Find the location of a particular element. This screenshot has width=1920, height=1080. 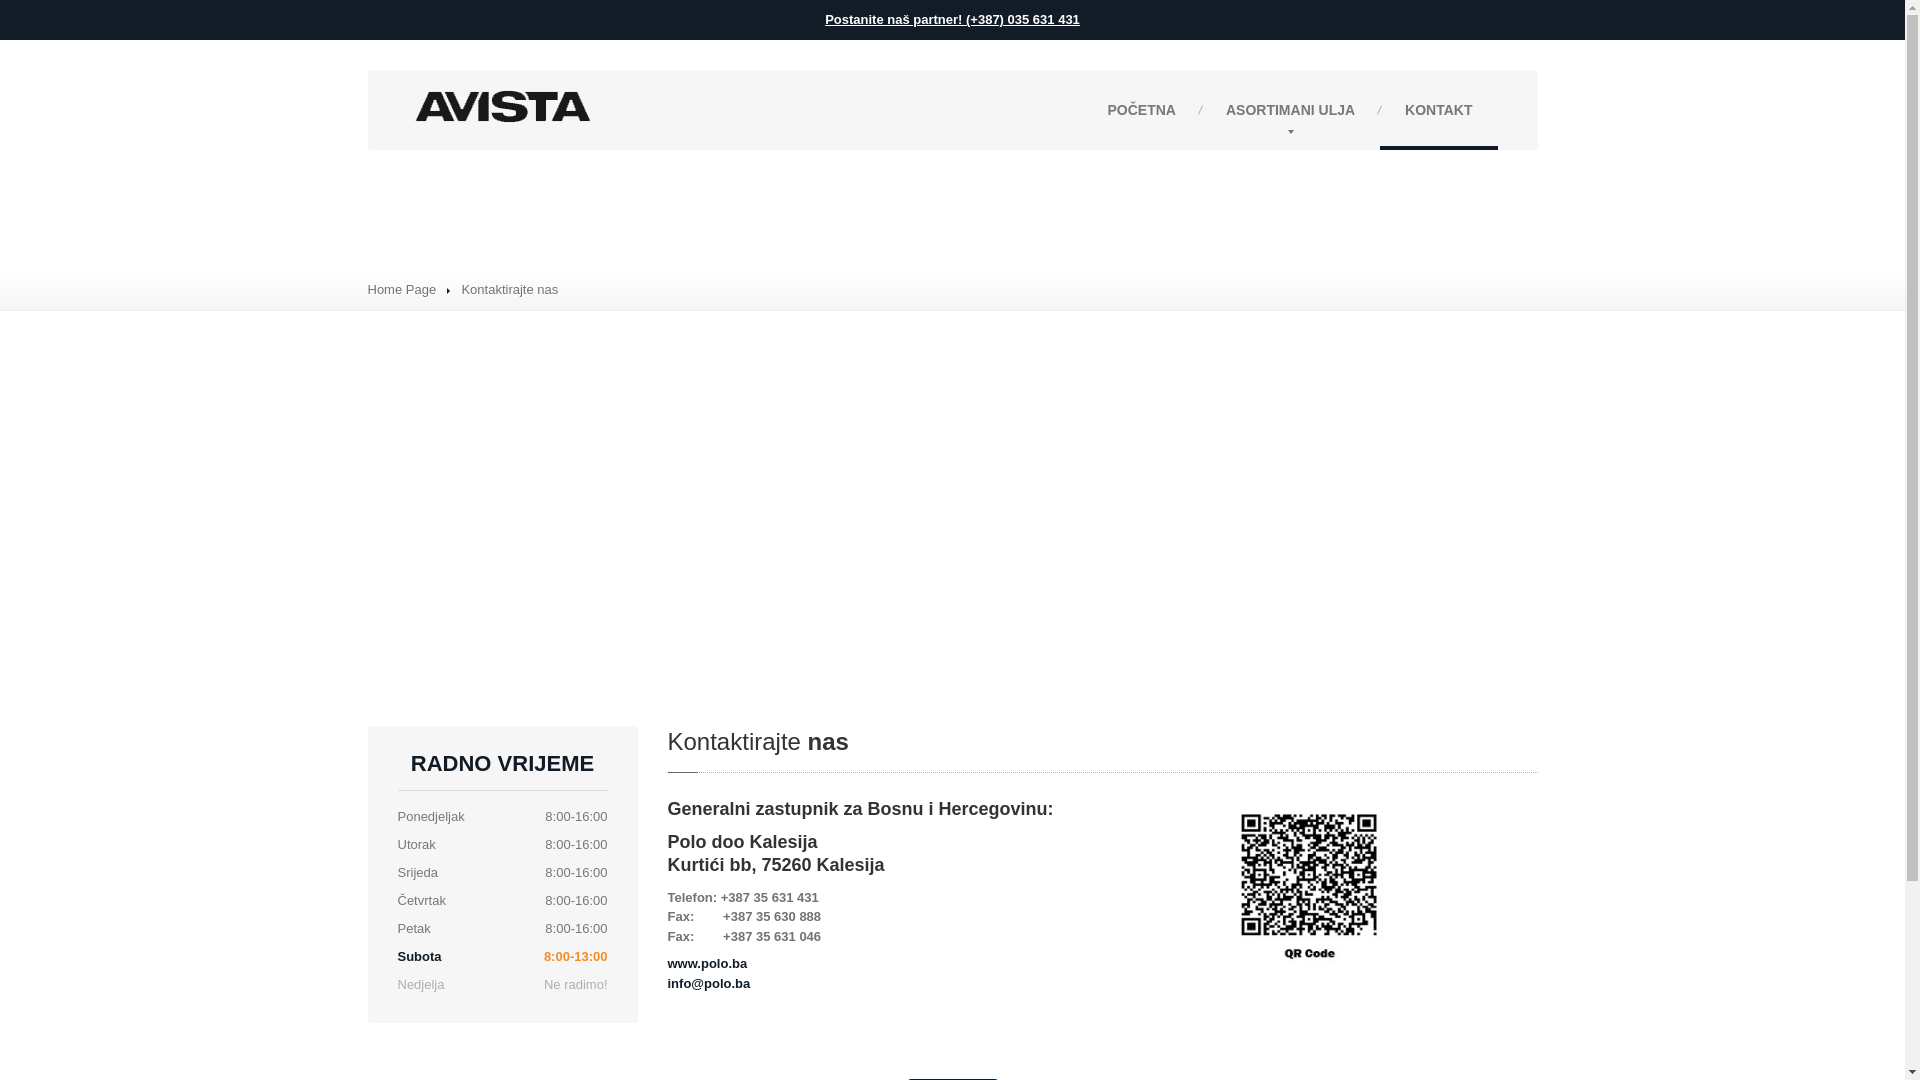

'info@polo.ba' is located at coordinates (709, 982).